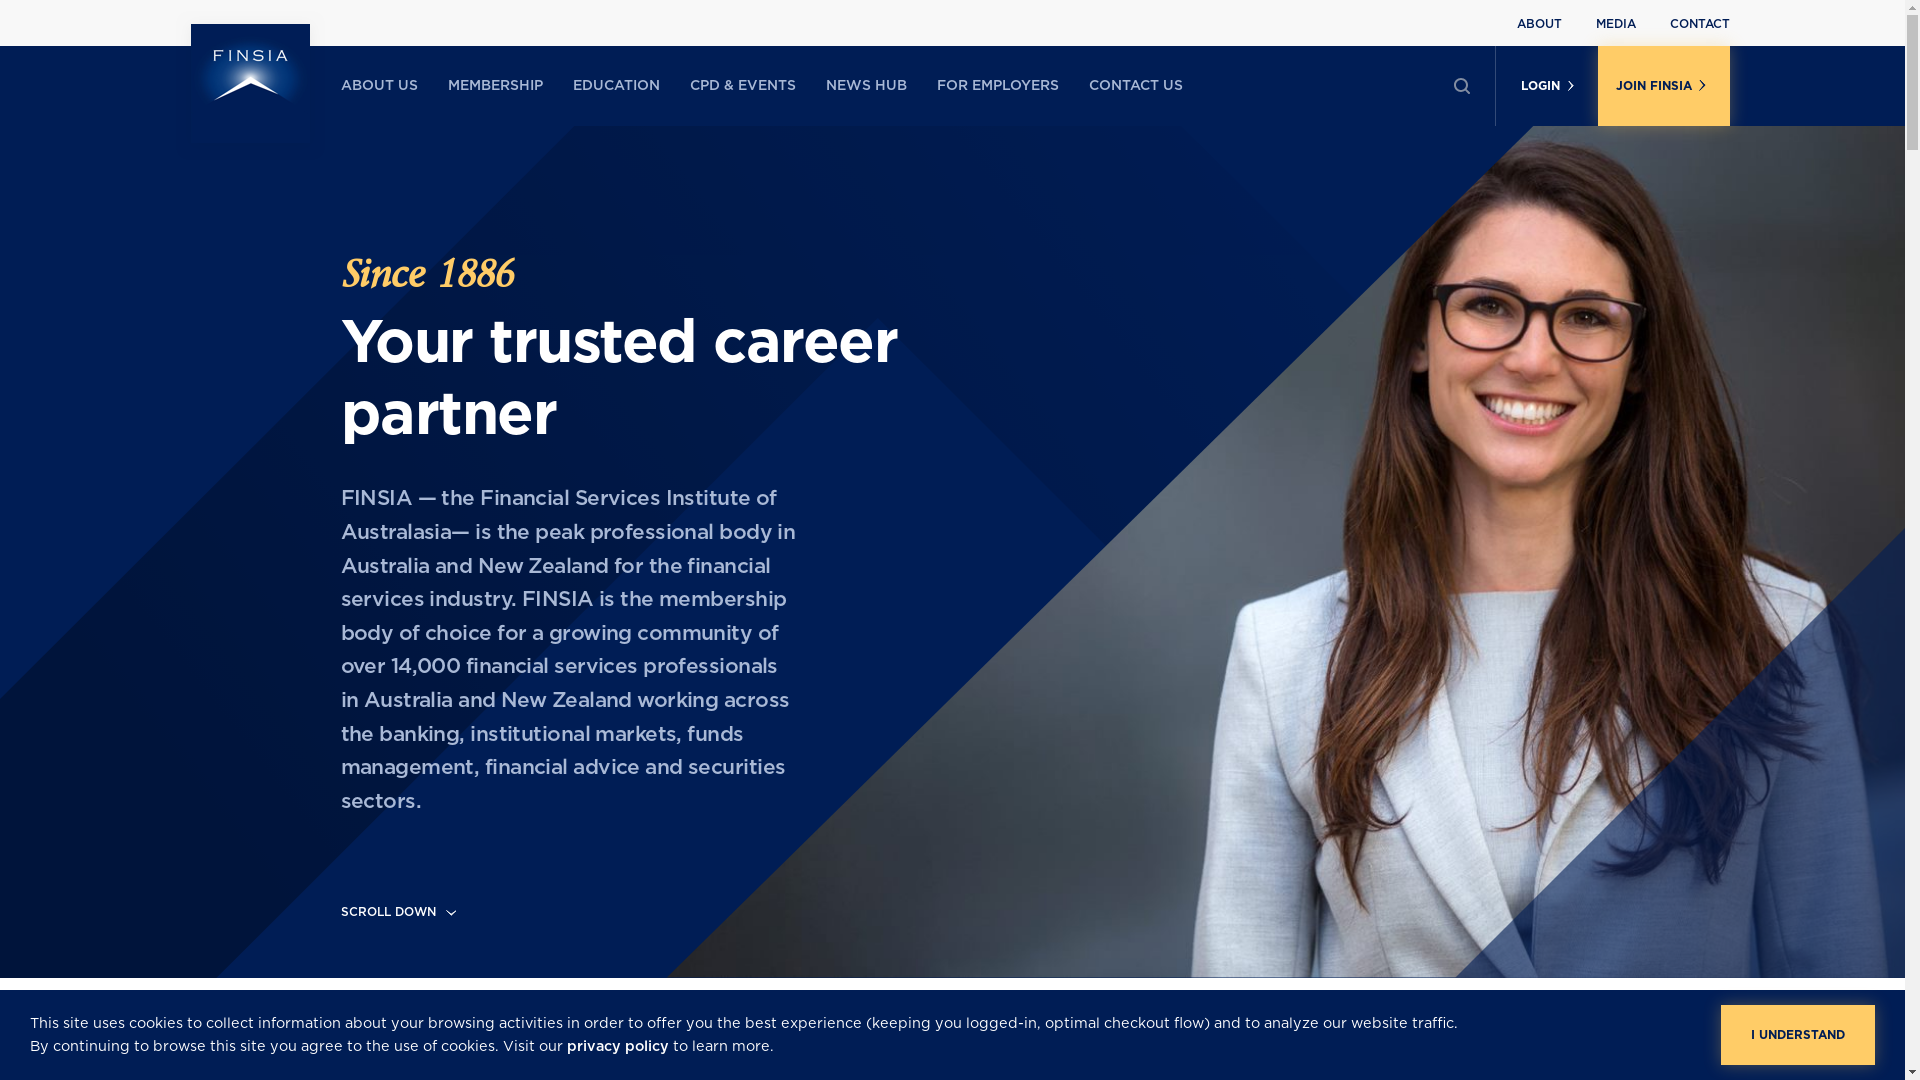  I want to click on 'I UNDERSTAND', so click(1798, 1034).